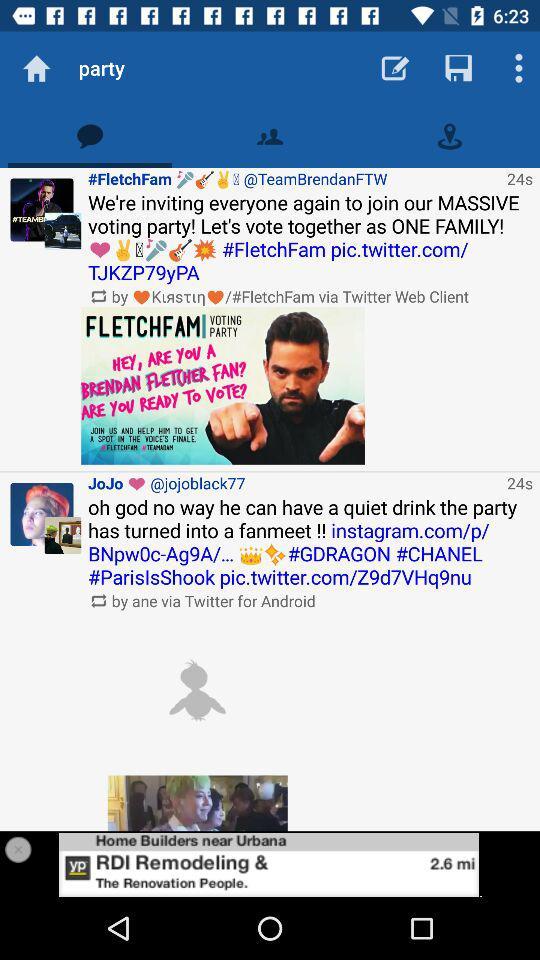 This screenshot has height=960, width=540. I want to click on get notification, so click(89, 135).